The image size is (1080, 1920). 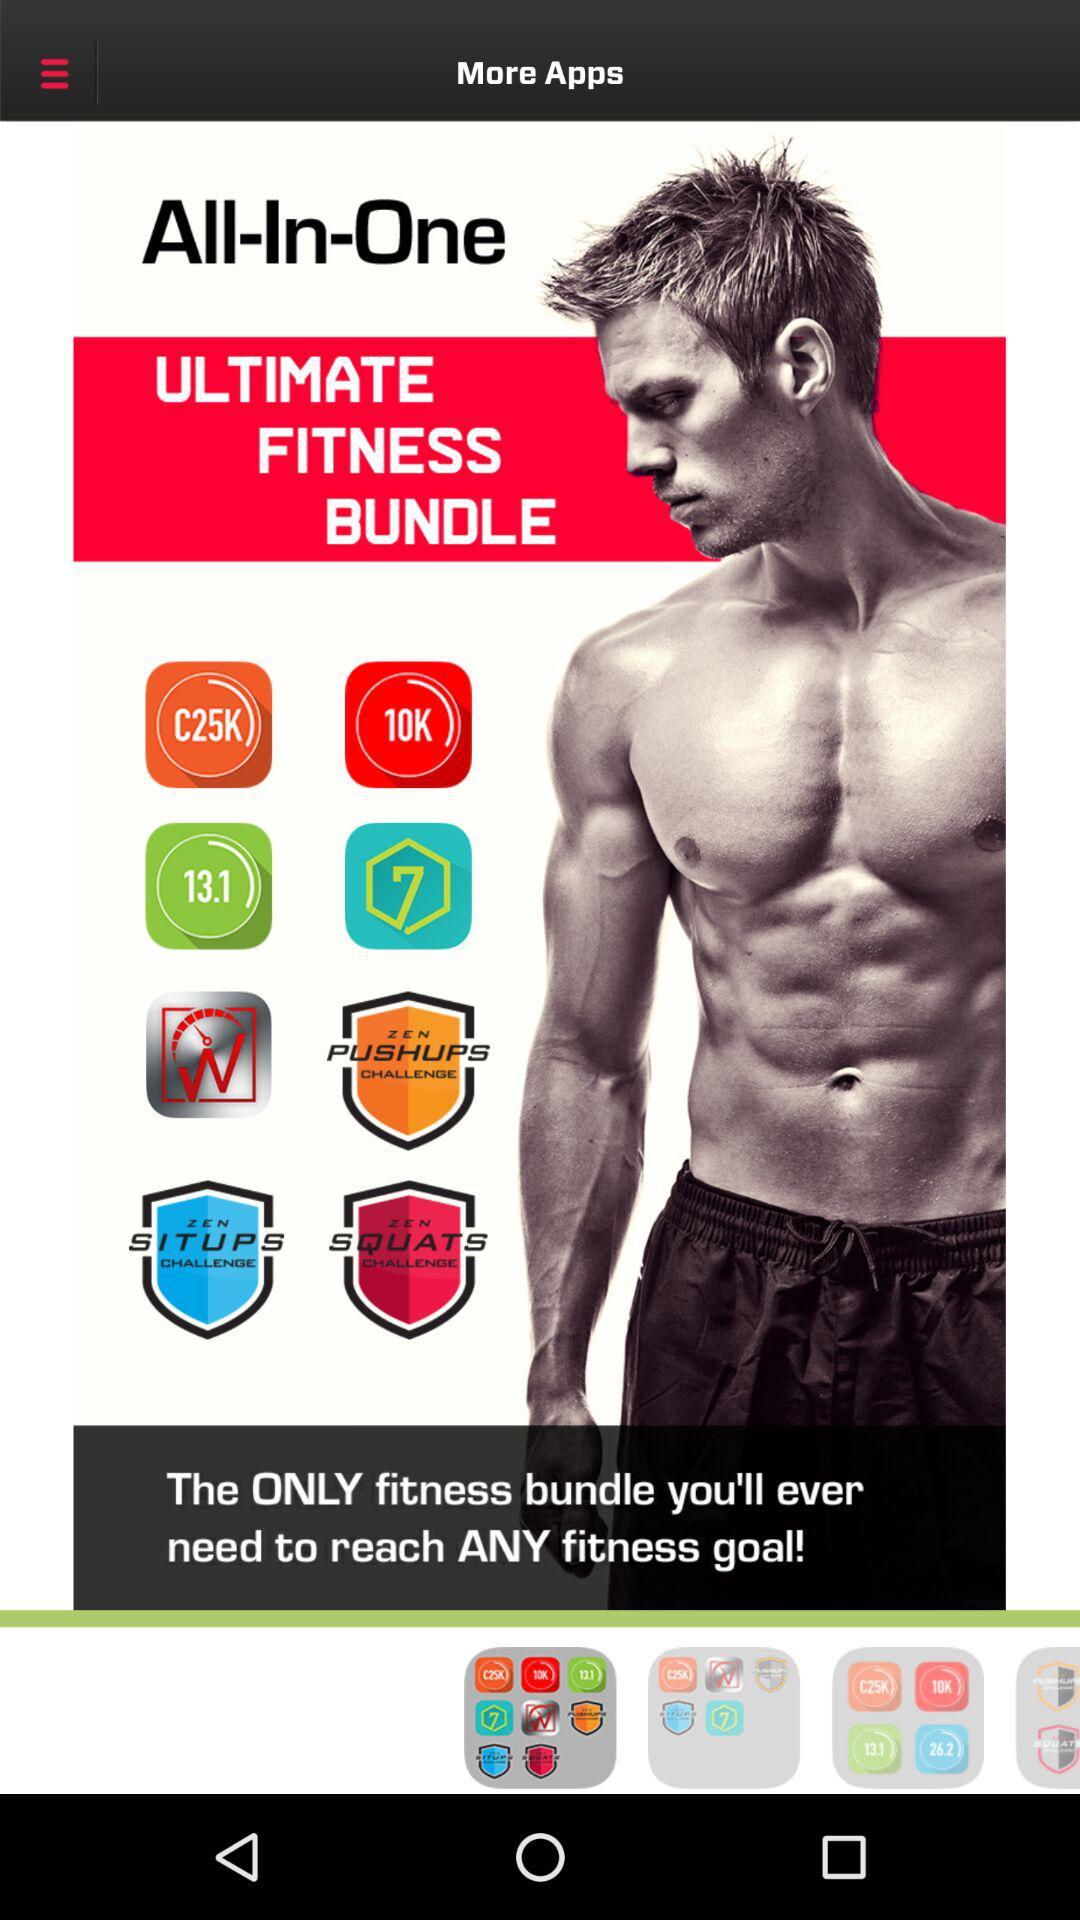 I want to click on item below more apps, so click(x=208, y=723).